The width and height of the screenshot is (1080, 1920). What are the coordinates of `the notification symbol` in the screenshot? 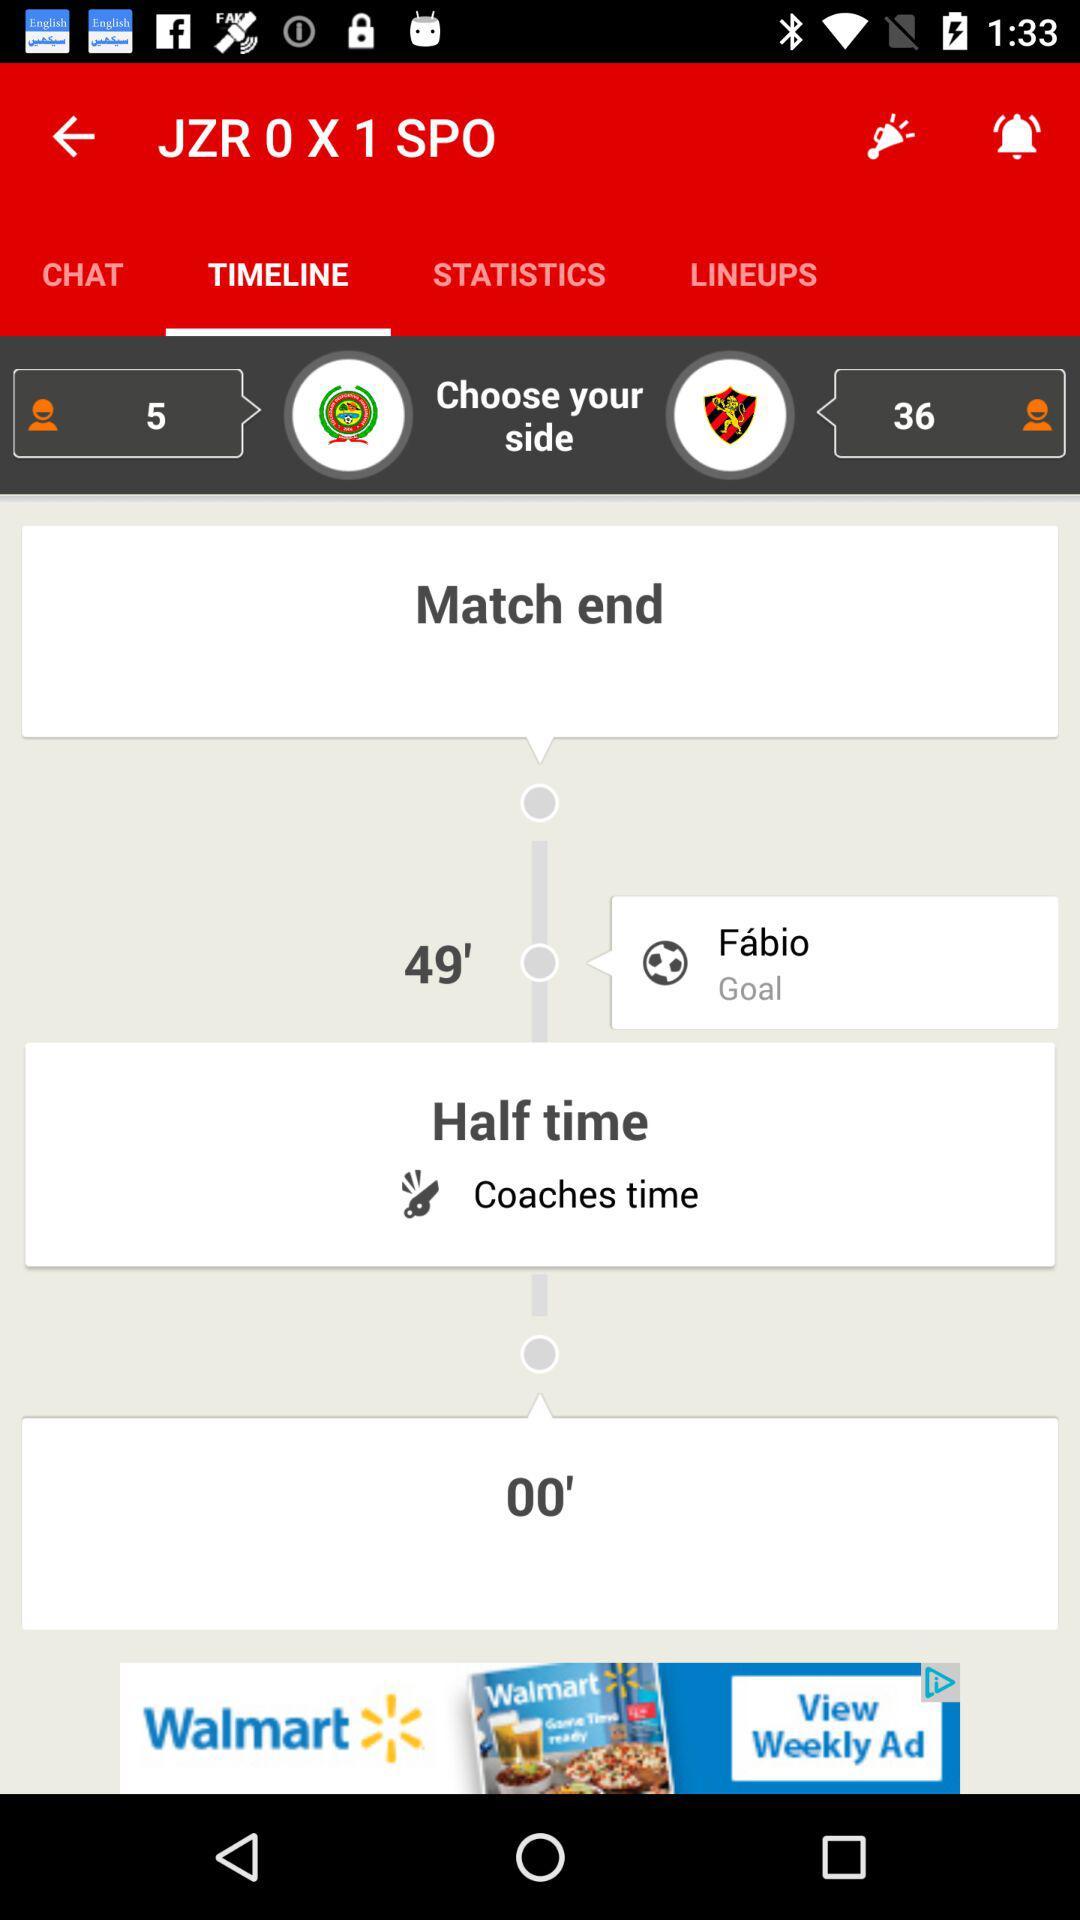 It's located at (1017, 136).